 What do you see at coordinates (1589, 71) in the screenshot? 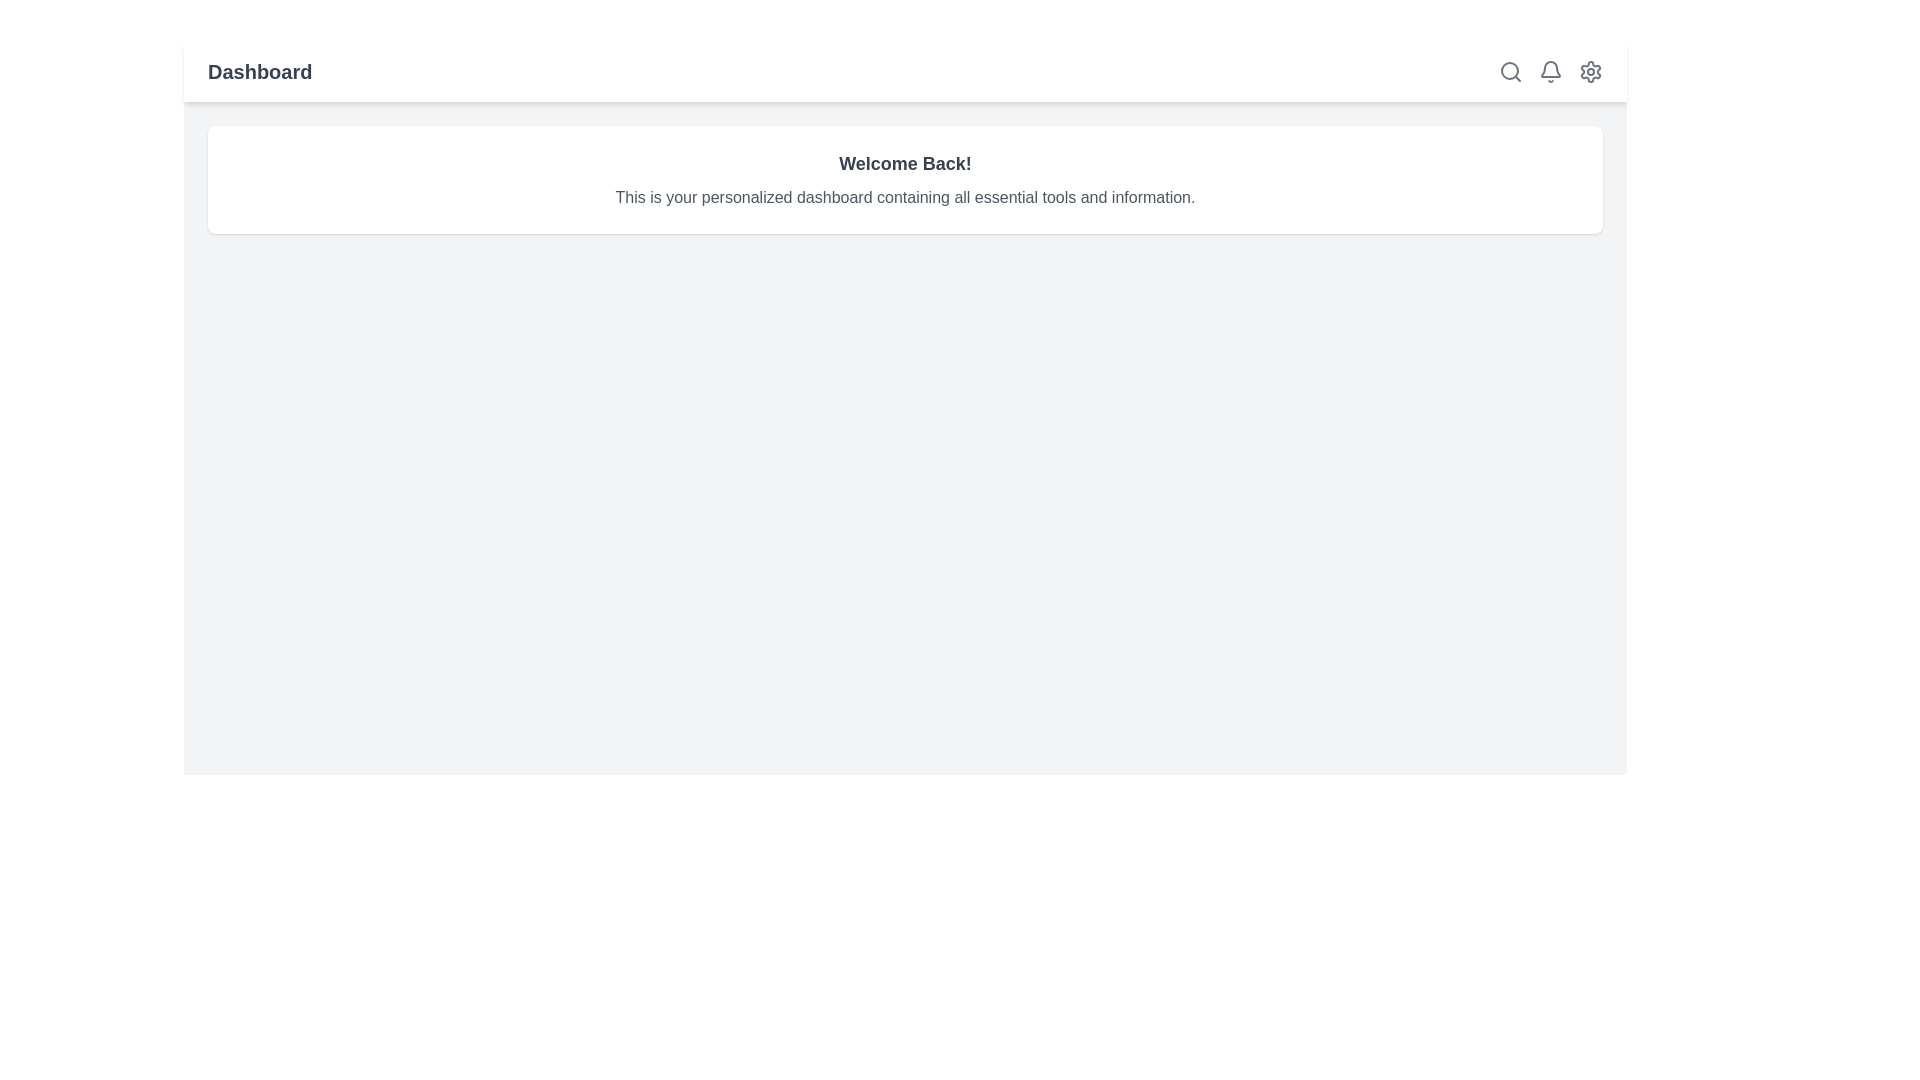
I see `the gear-shaped icon button located in the top-right corner of the interface` at bounding box center [1589, 71].